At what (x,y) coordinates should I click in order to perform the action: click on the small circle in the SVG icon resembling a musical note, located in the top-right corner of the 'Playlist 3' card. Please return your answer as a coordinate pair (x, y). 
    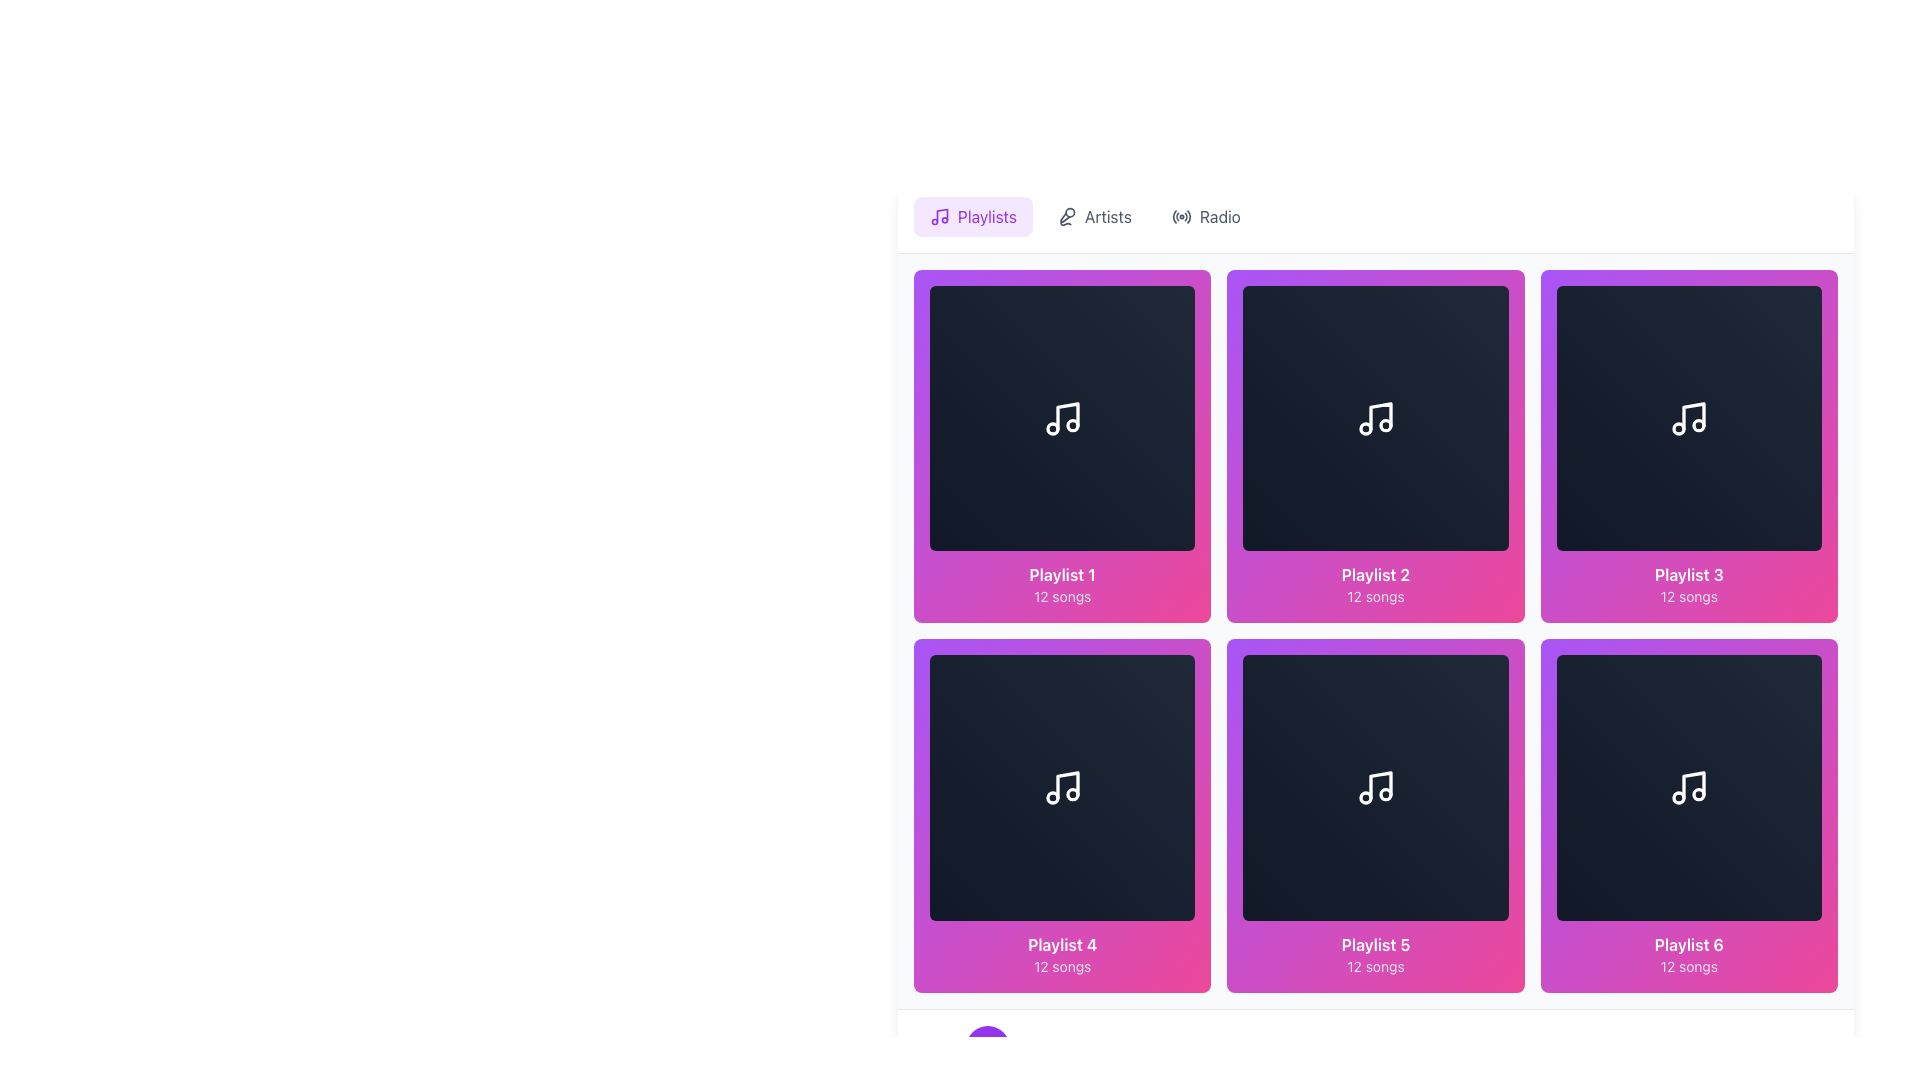
    Looking at the image, I should click on (1698, 424).